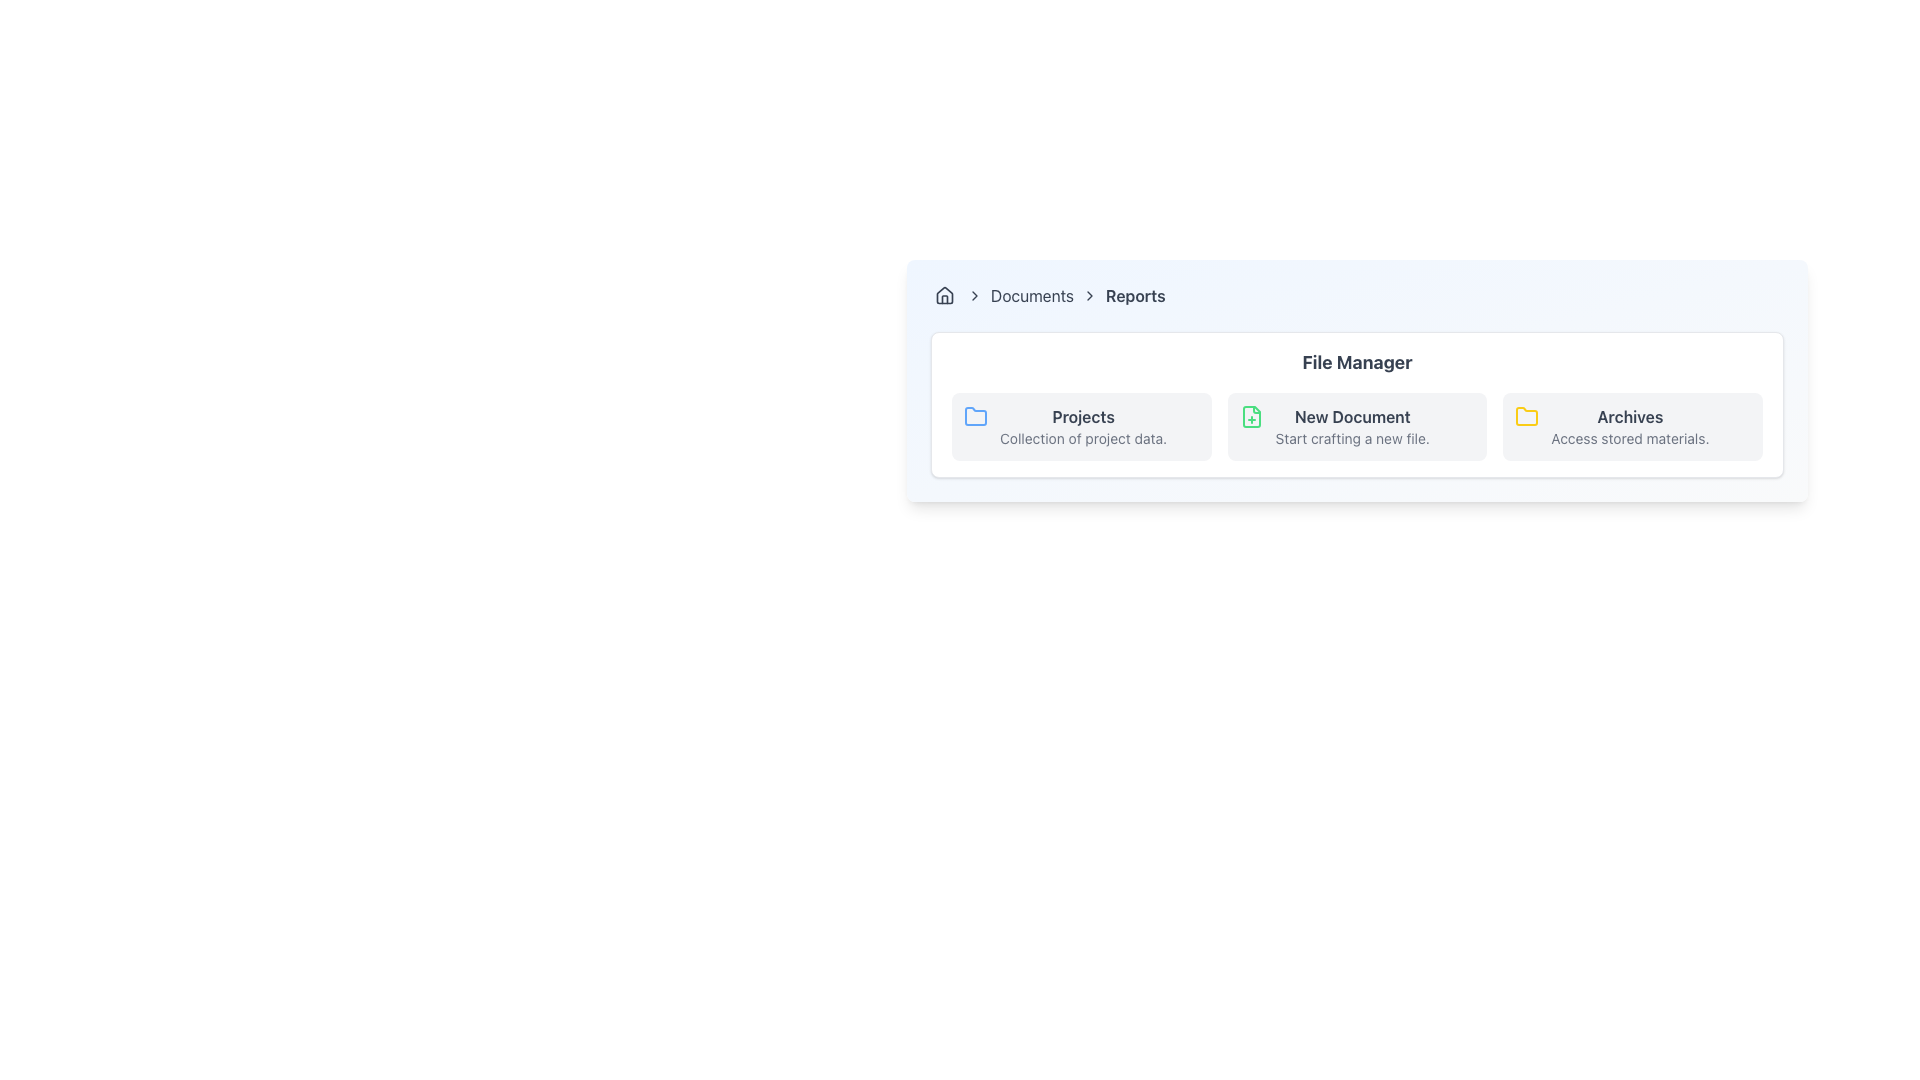 This screenshot has height=1080, width=1920. What do you see at coordinates (1630, 415) in the screenshot?
I see `the 'Archives' text label in the 'File Manager' section to interact with related functionalities` at bounding box center [1630, 415].